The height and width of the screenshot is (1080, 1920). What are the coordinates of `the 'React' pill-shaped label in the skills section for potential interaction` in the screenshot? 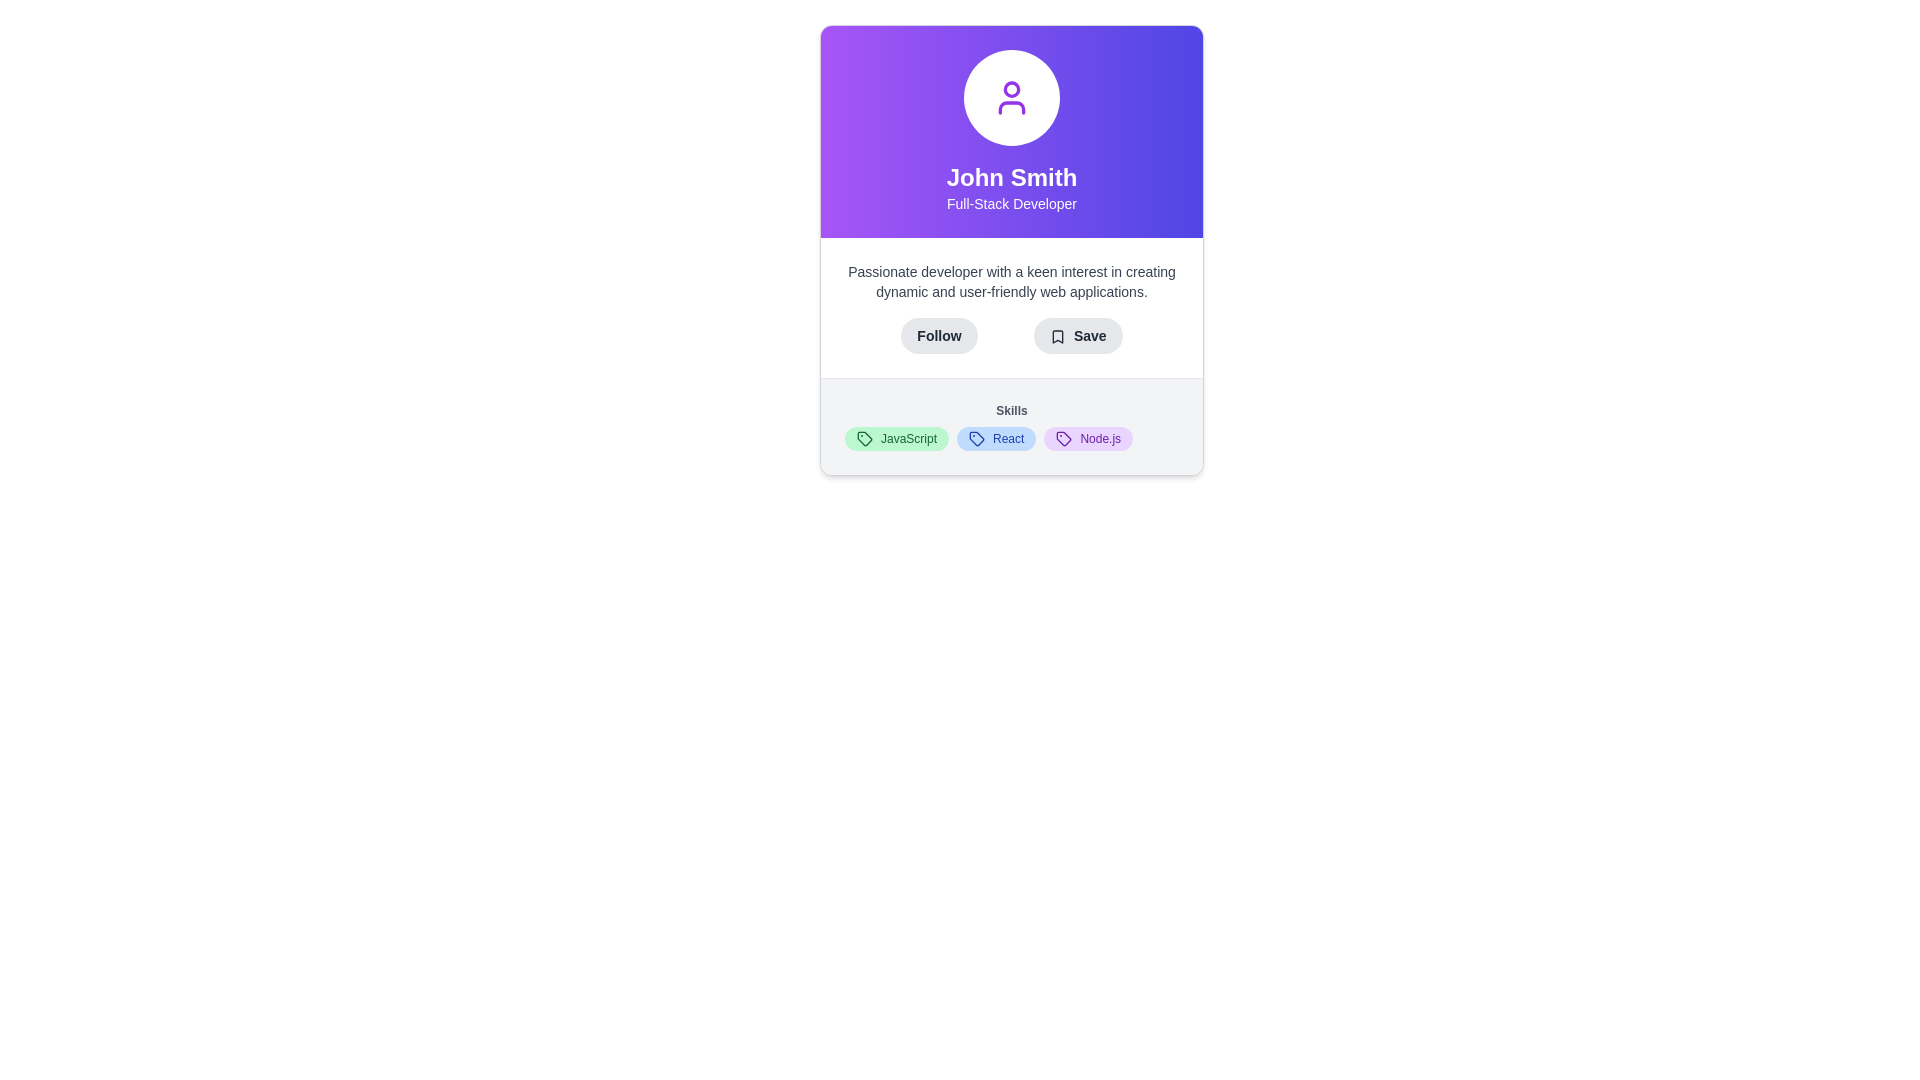 It's located at (1012, 438).